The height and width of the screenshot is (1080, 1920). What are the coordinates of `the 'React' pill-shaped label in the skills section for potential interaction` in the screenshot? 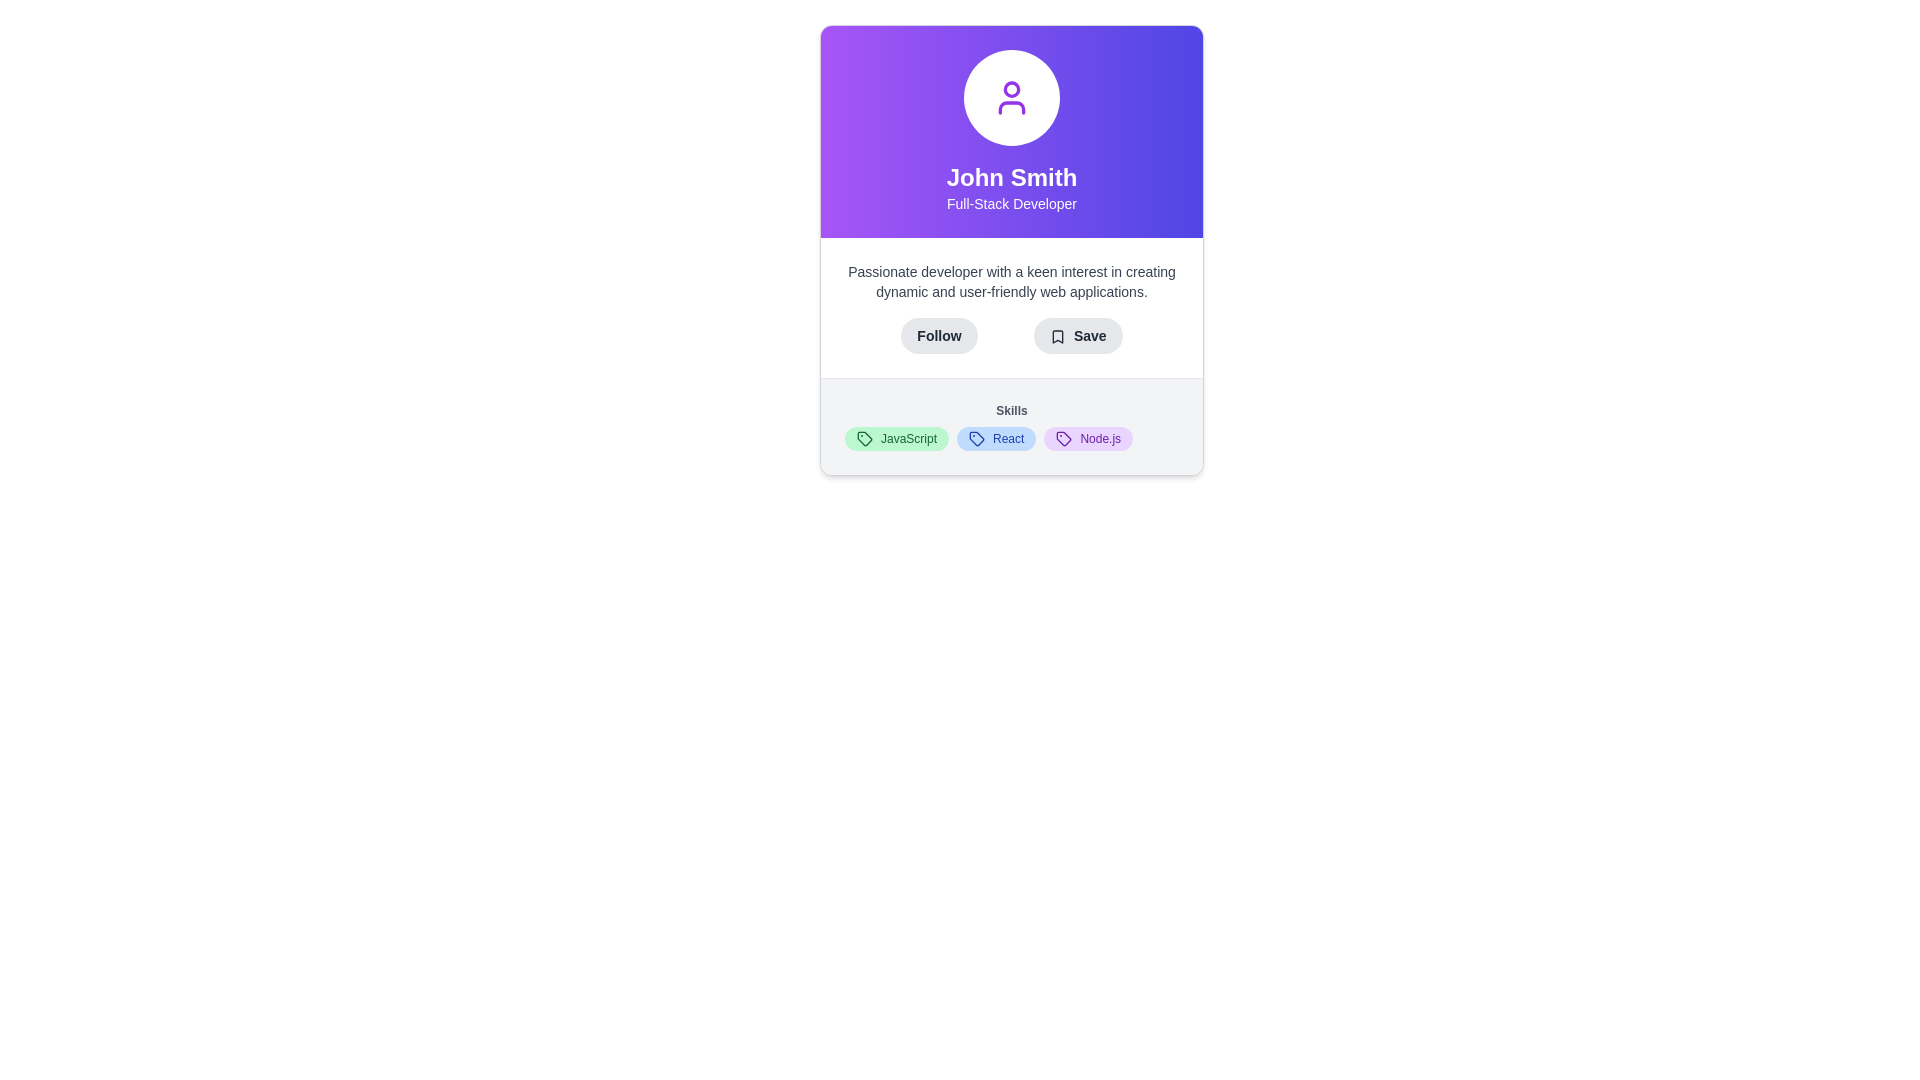 It's located at (1012, 438).